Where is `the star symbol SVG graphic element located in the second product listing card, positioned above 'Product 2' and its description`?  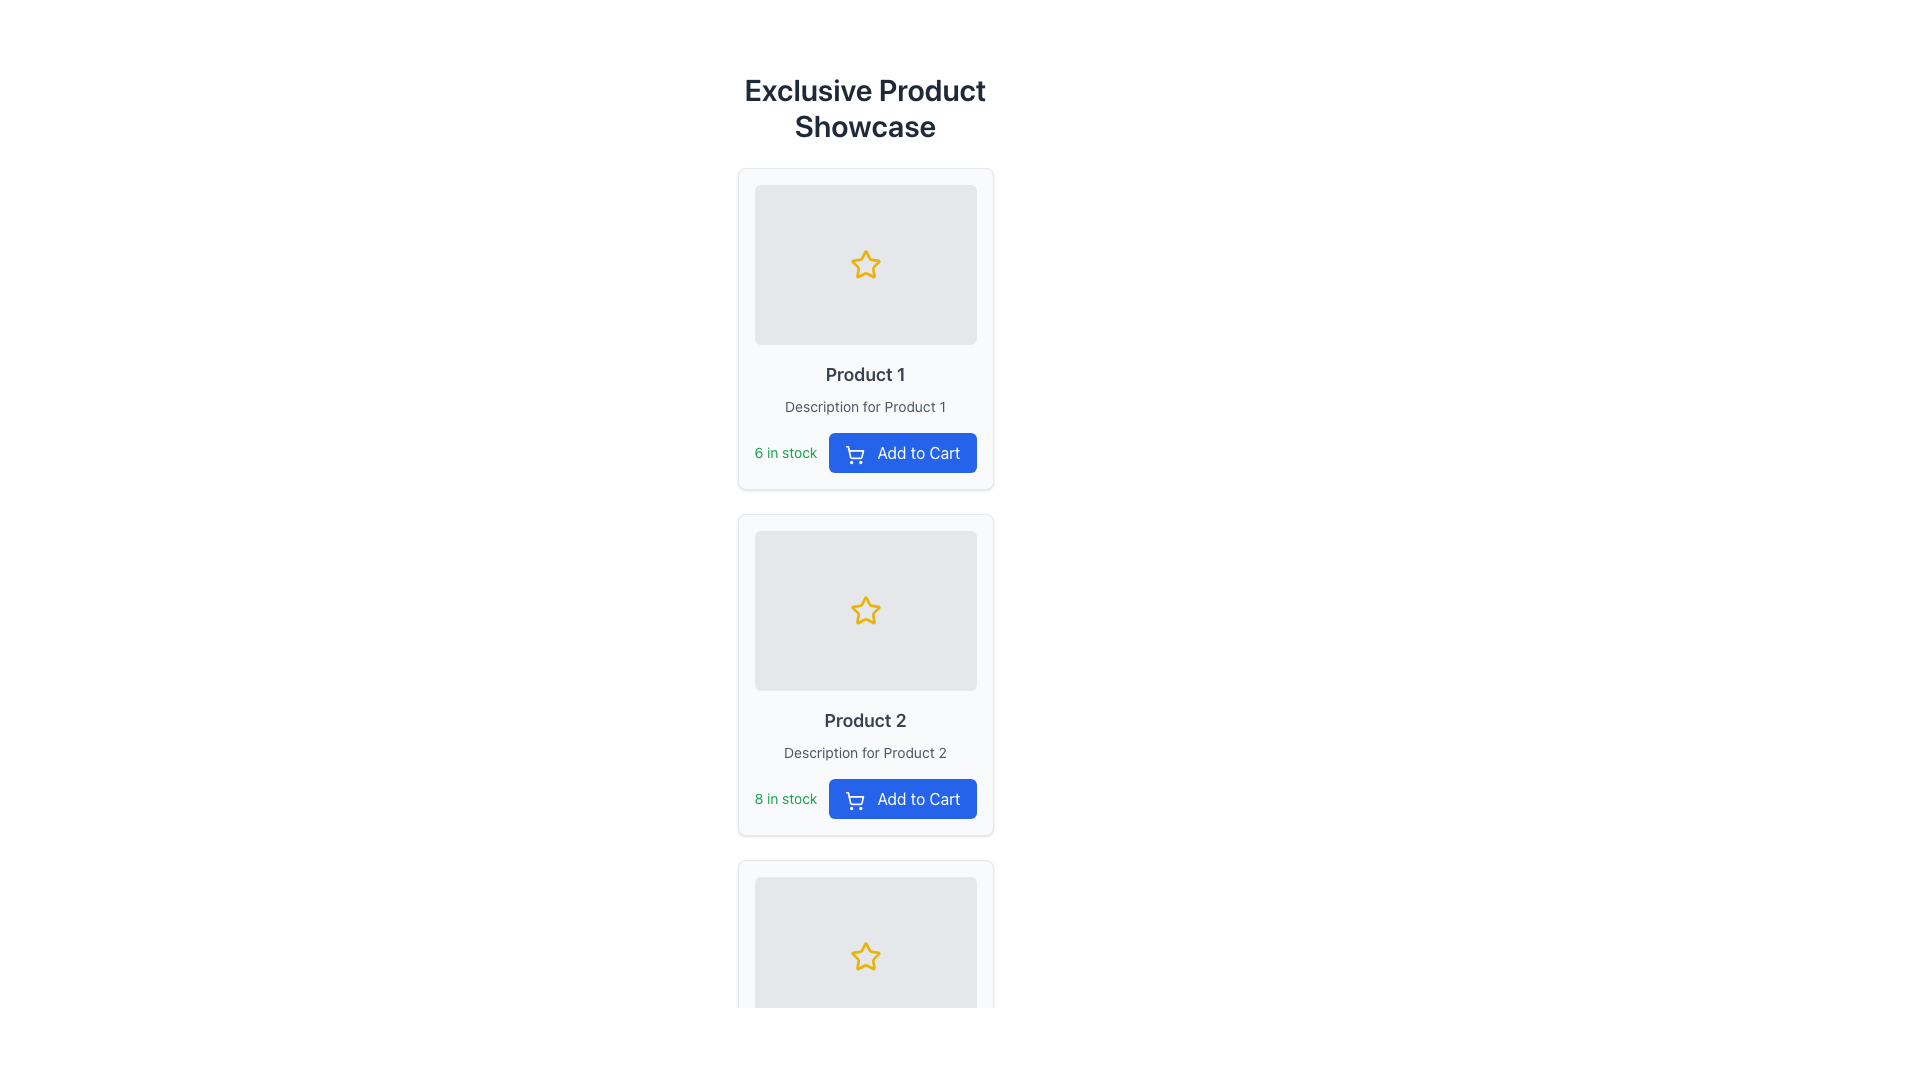
the star symbol SVG graphic element located in the second product listing card, positioned above 'Product 2' and its description is located at coordinates (865, 609).